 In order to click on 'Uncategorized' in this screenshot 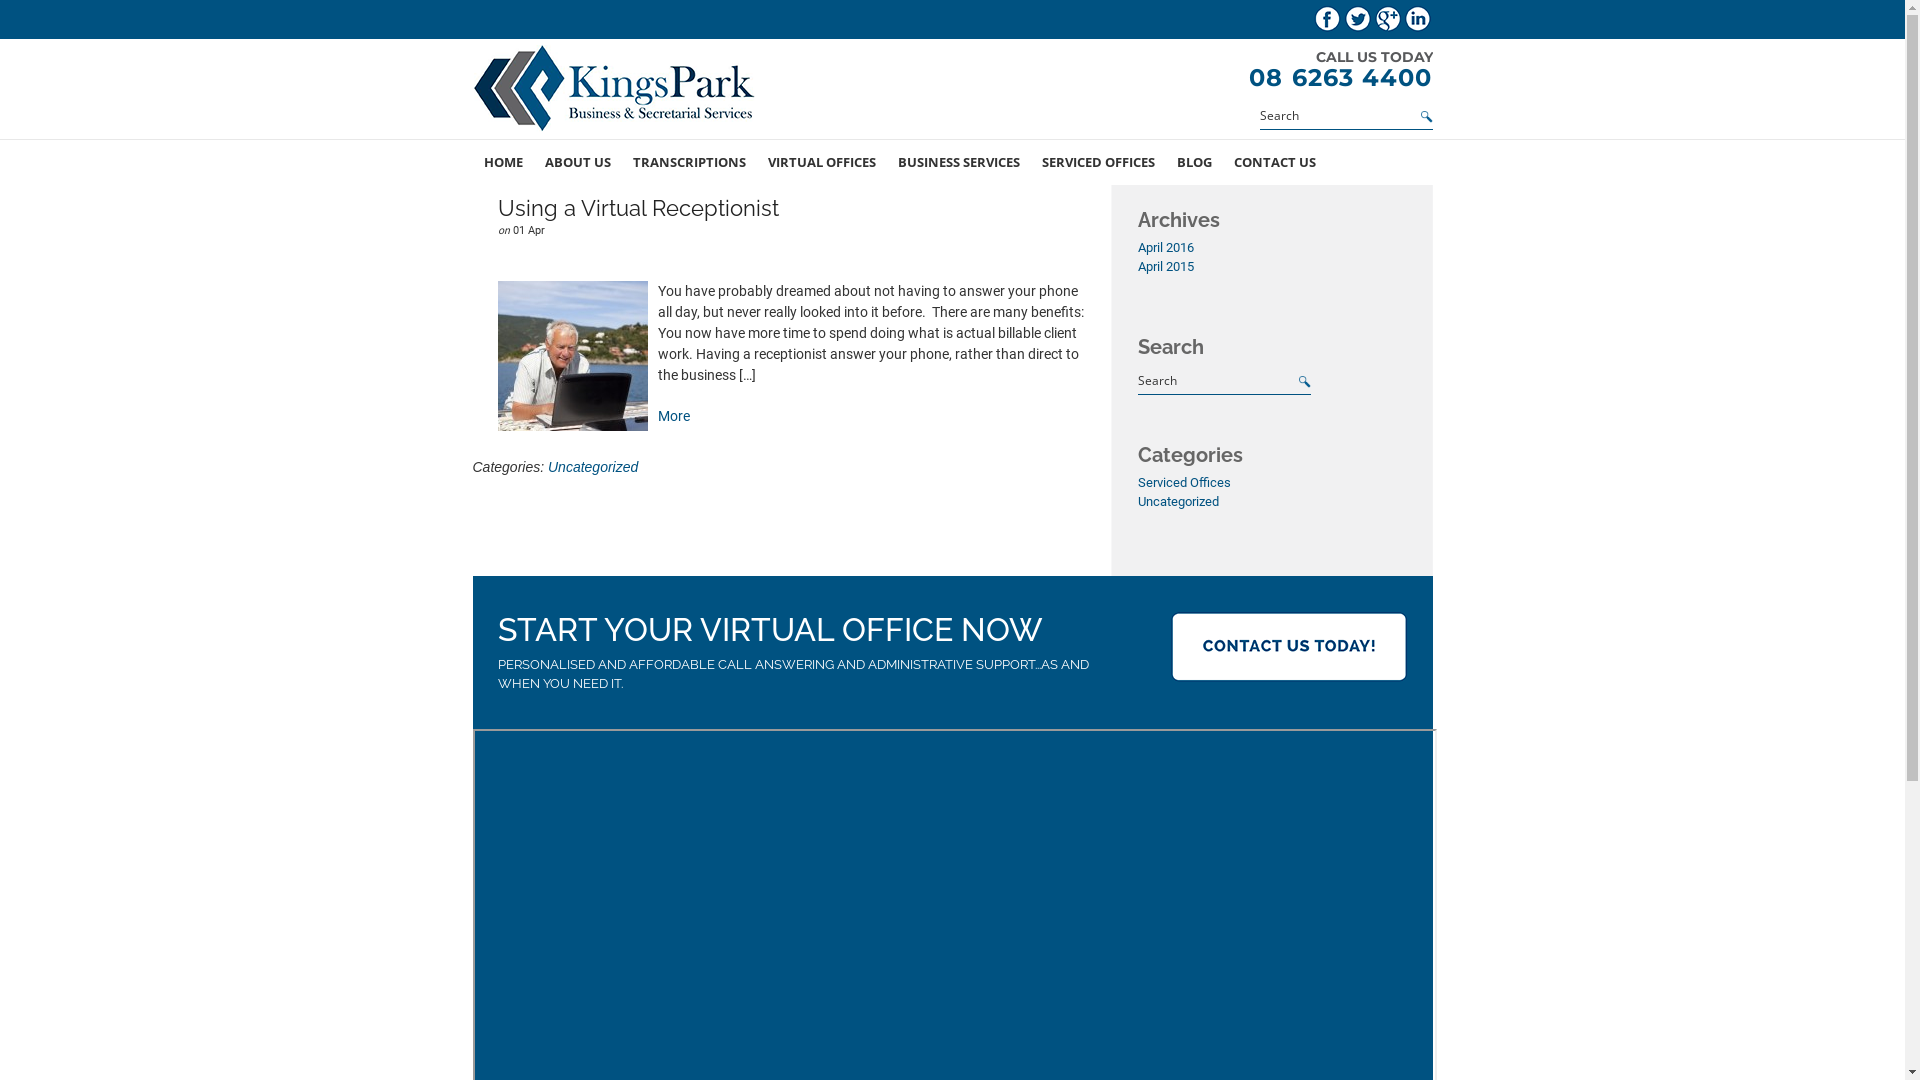, I will do `click(592, 466)`.